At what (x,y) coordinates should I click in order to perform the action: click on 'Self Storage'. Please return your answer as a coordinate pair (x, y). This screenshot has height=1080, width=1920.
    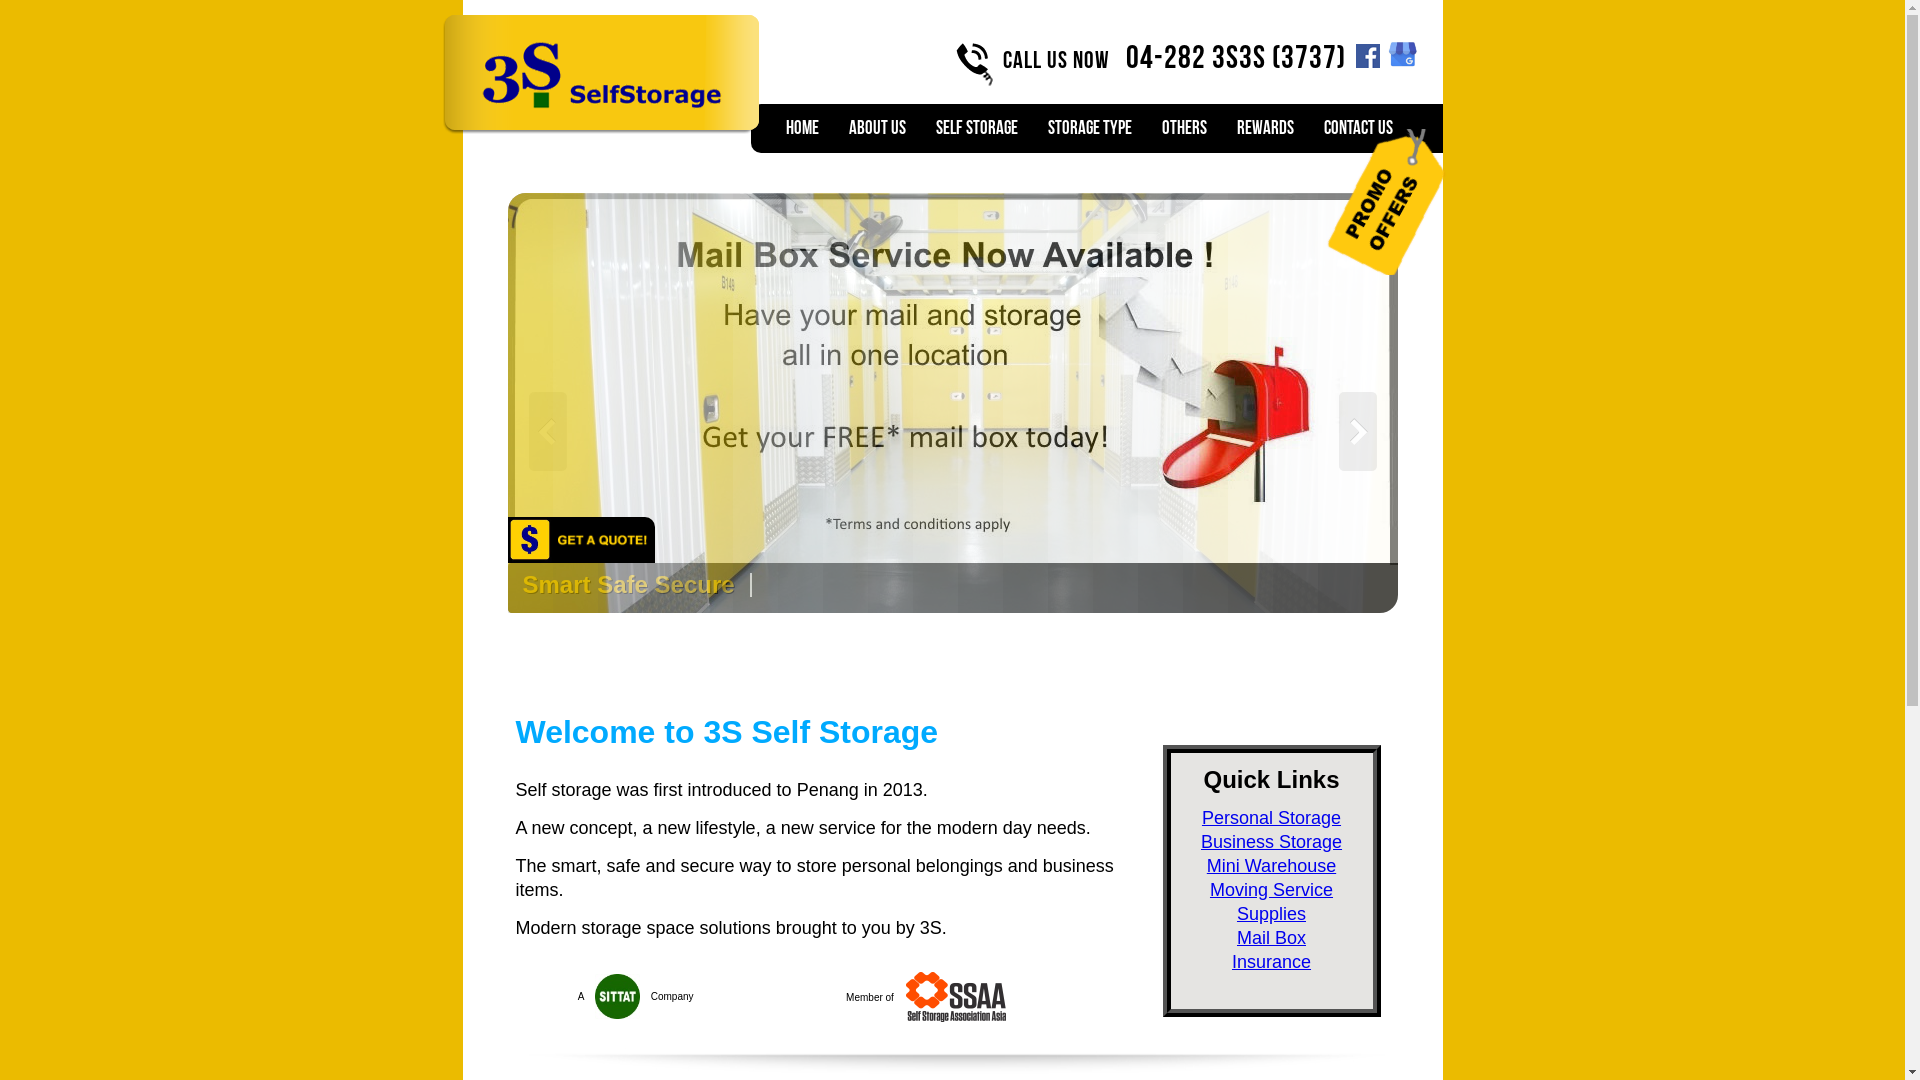
    Looking at the image, I should click on (977, 128).